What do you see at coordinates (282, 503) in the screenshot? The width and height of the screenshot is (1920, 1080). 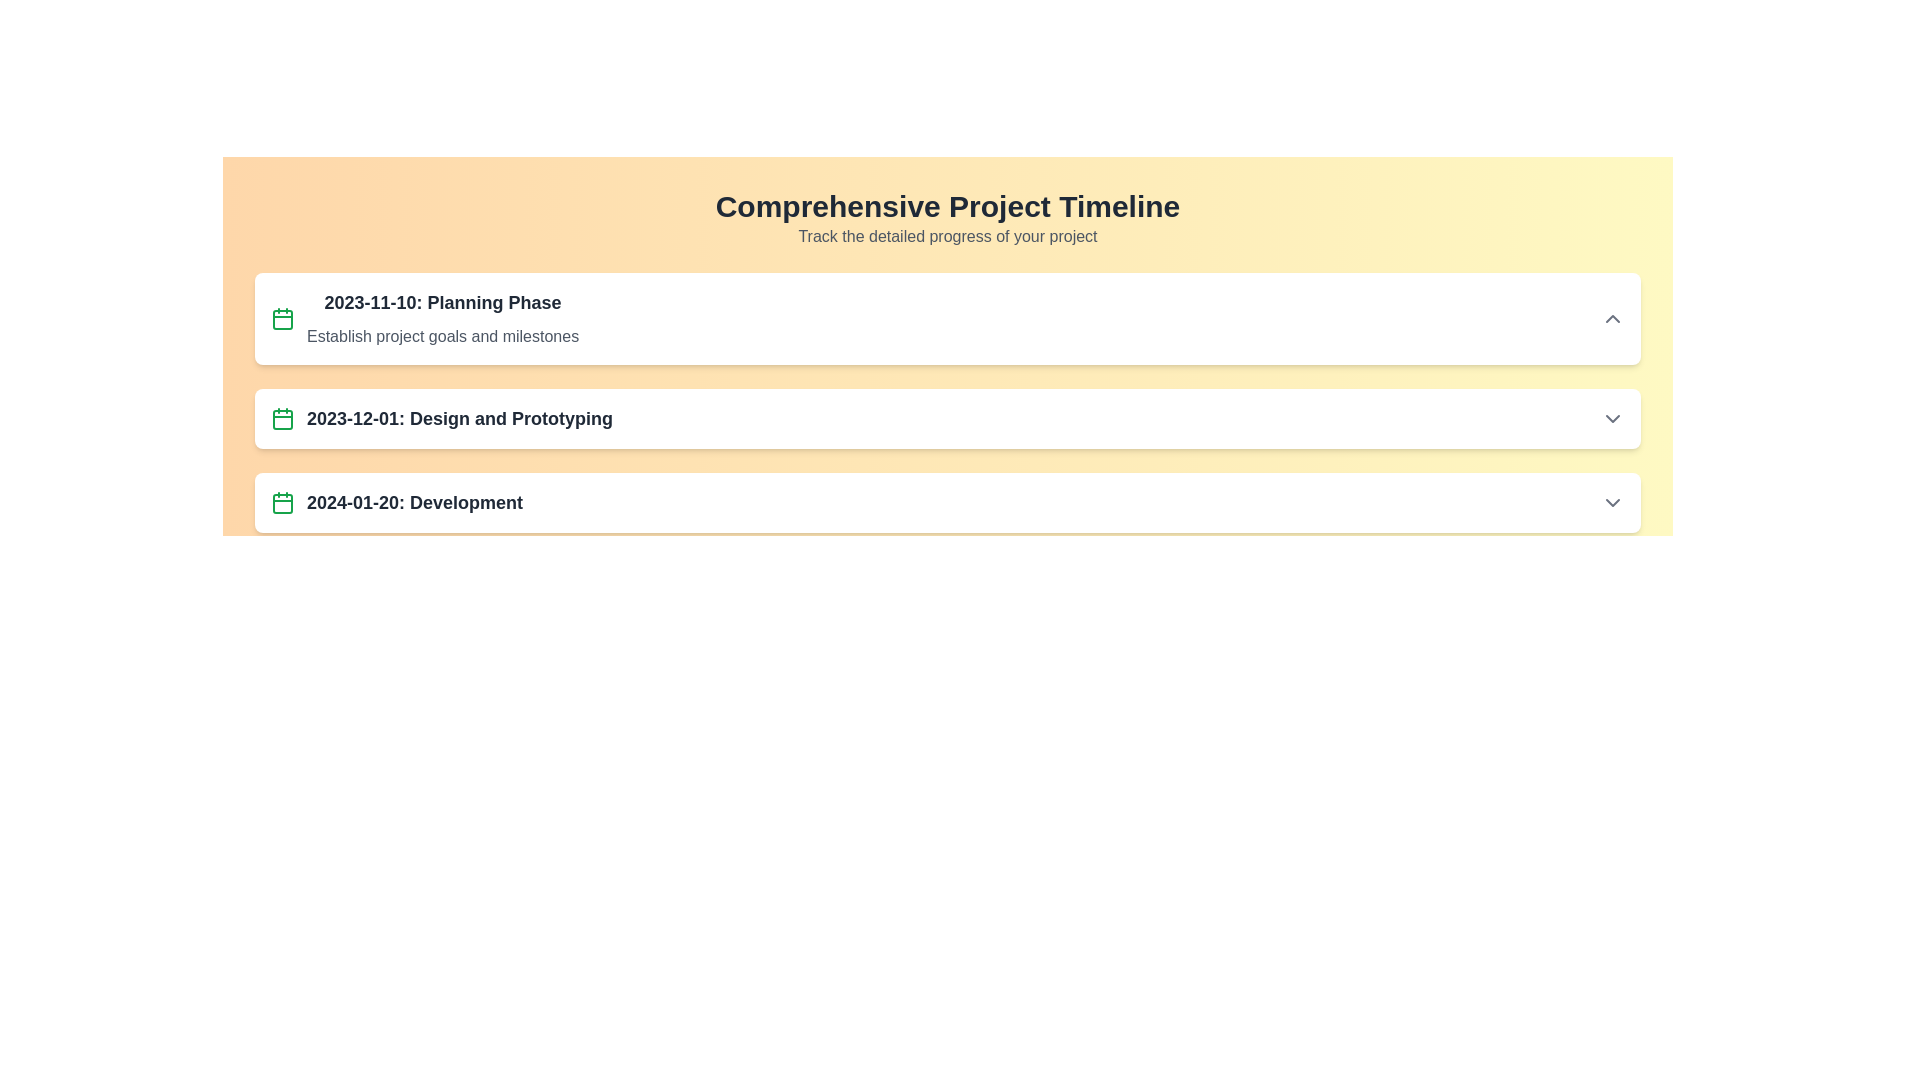 I see `the decorative graphic element (SVG rectangle) that forms the larger rectangular frame of the calendar icon, located adjacent to the timeline event description` at bounding box center [282, 503].